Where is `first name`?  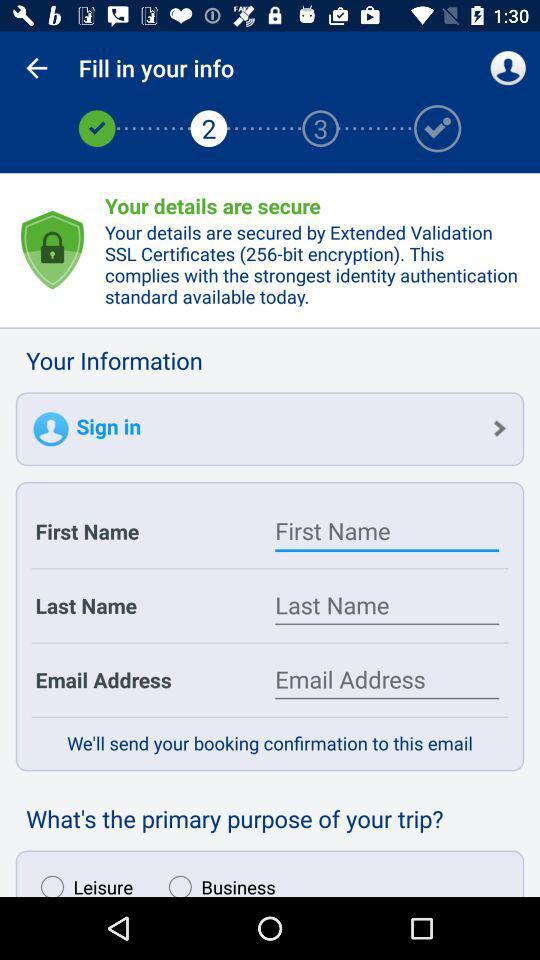
first name is located at coordinates (387, 530).